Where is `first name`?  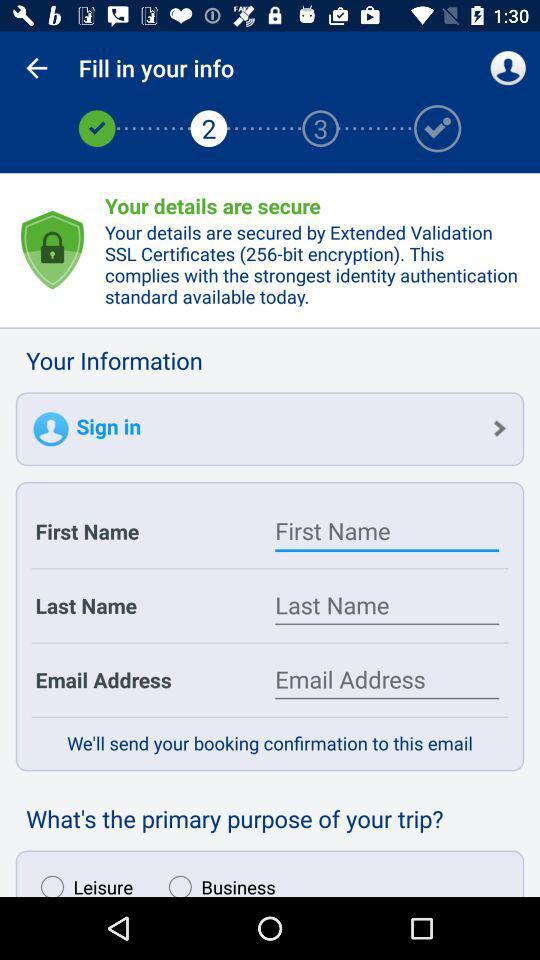
first name is located at coordinates (387, 530).